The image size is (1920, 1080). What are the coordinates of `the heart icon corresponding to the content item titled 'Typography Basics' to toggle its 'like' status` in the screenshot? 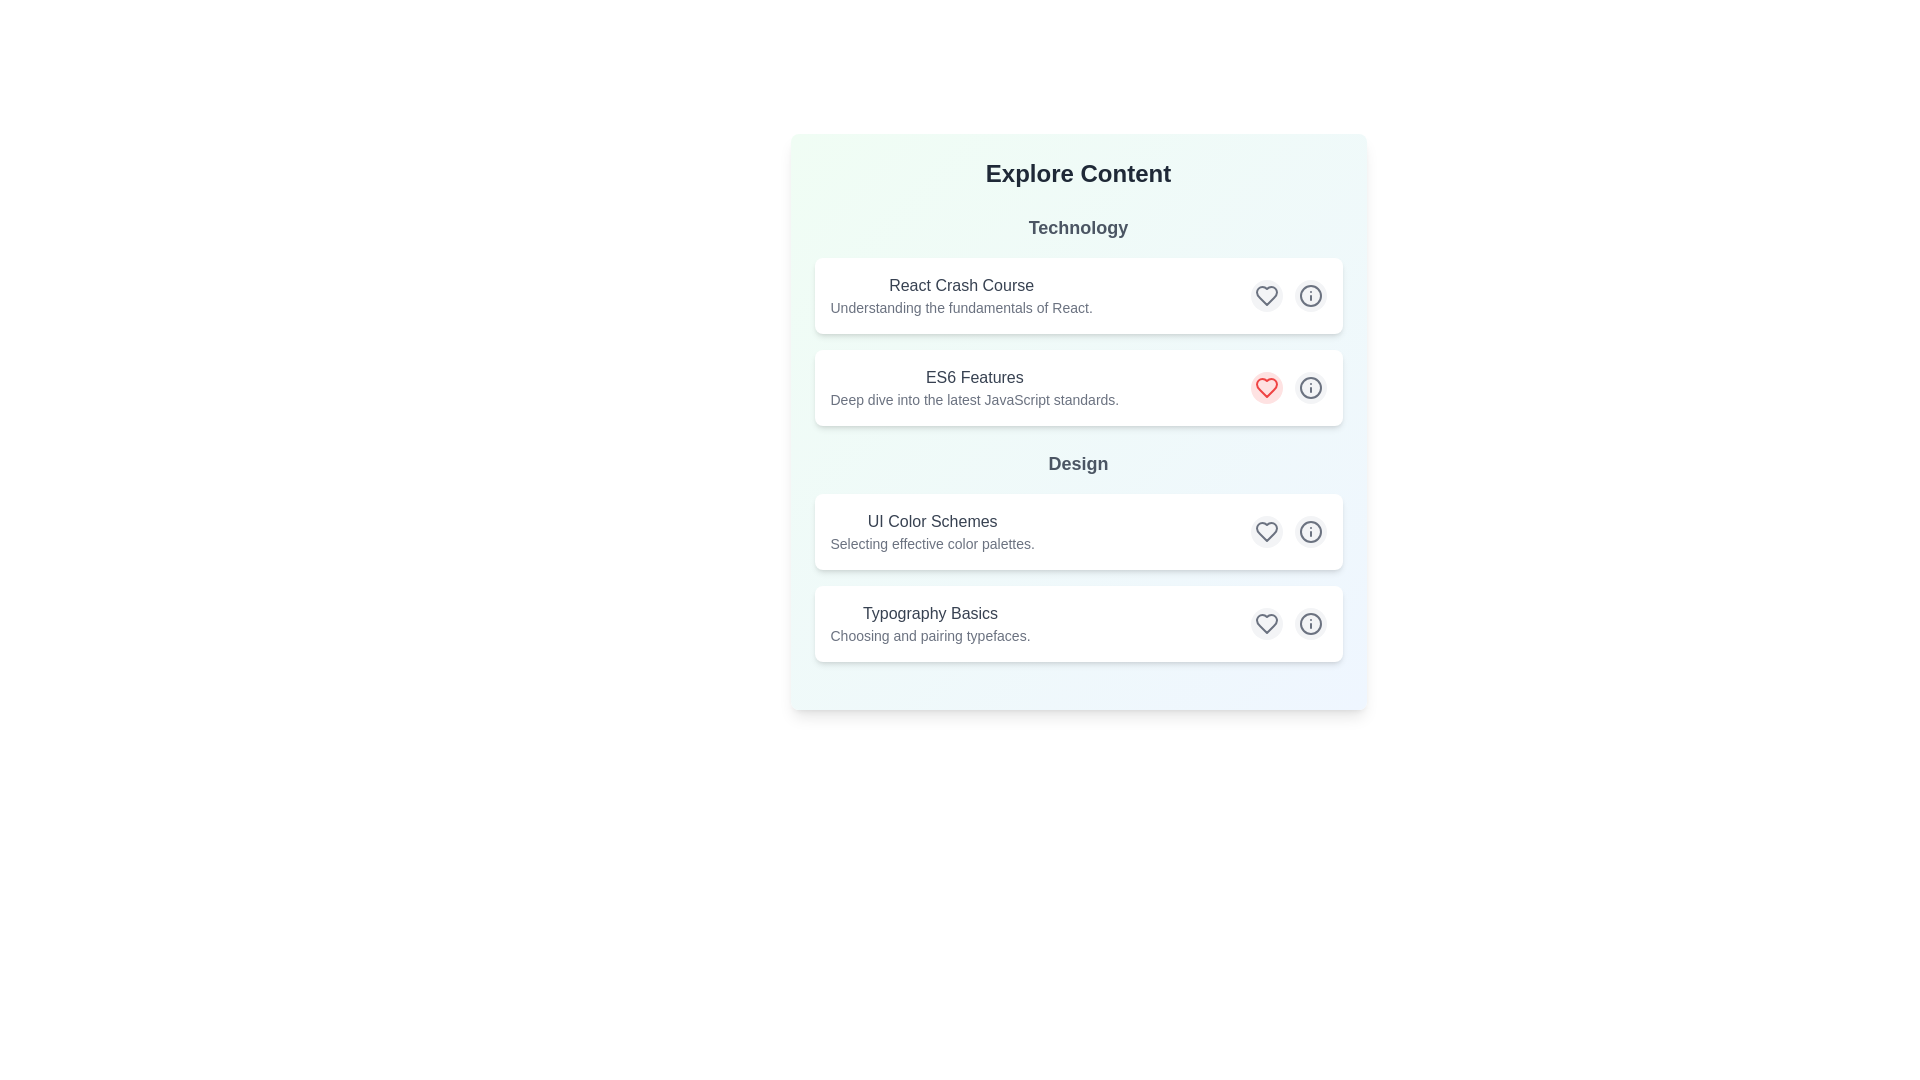 It's located at (1265, 623).